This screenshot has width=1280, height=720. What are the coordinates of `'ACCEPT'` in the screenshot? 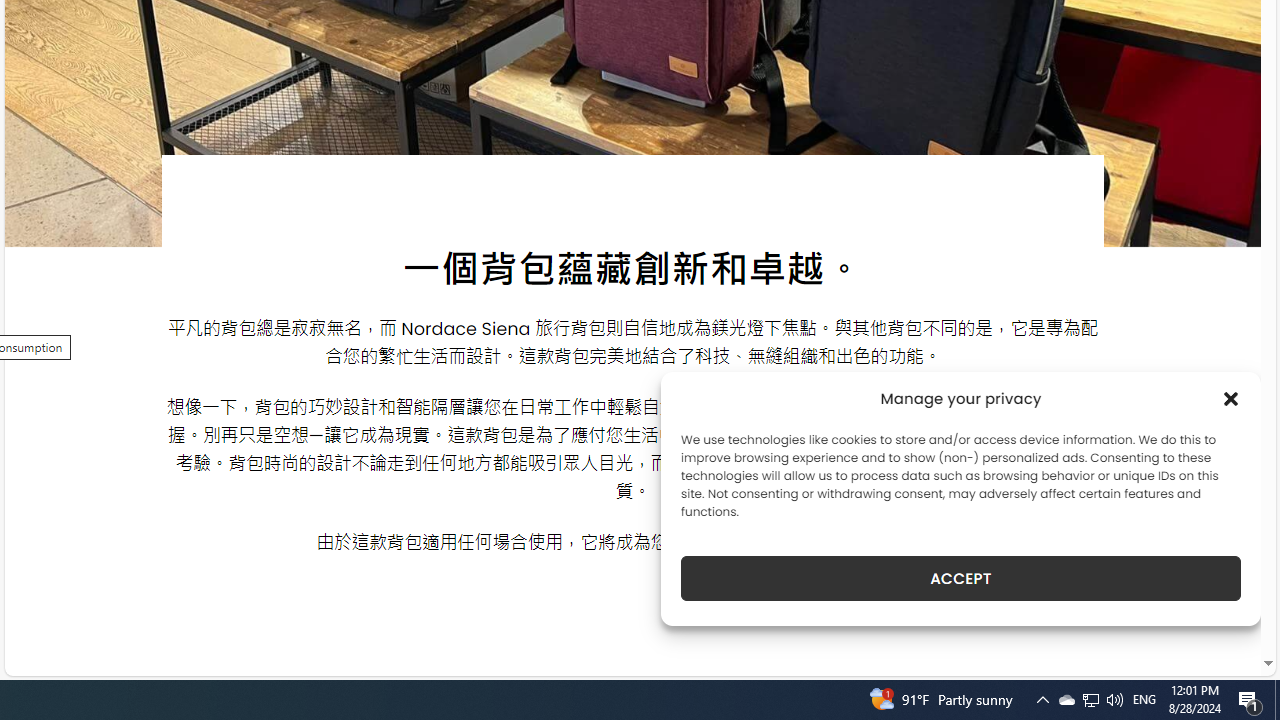 It's located at (961, 578).